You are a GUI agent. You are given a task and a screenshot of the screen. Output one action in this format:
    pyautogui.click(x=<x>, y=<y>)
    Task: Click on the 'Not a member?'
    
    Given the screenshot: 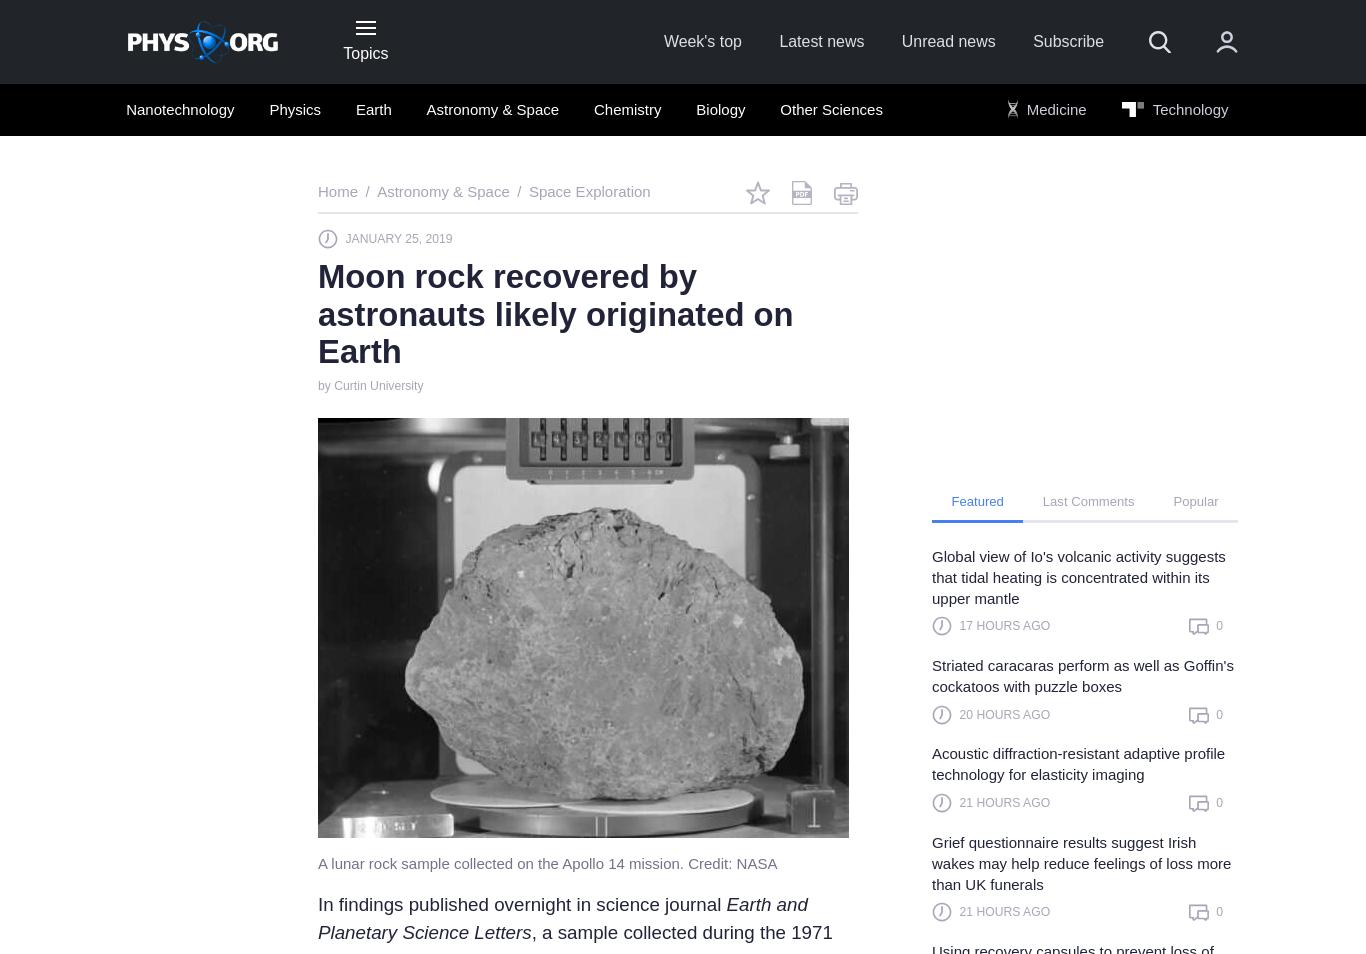 What is the action you would take?
    pyautogui.click(x=935, y=438)
    